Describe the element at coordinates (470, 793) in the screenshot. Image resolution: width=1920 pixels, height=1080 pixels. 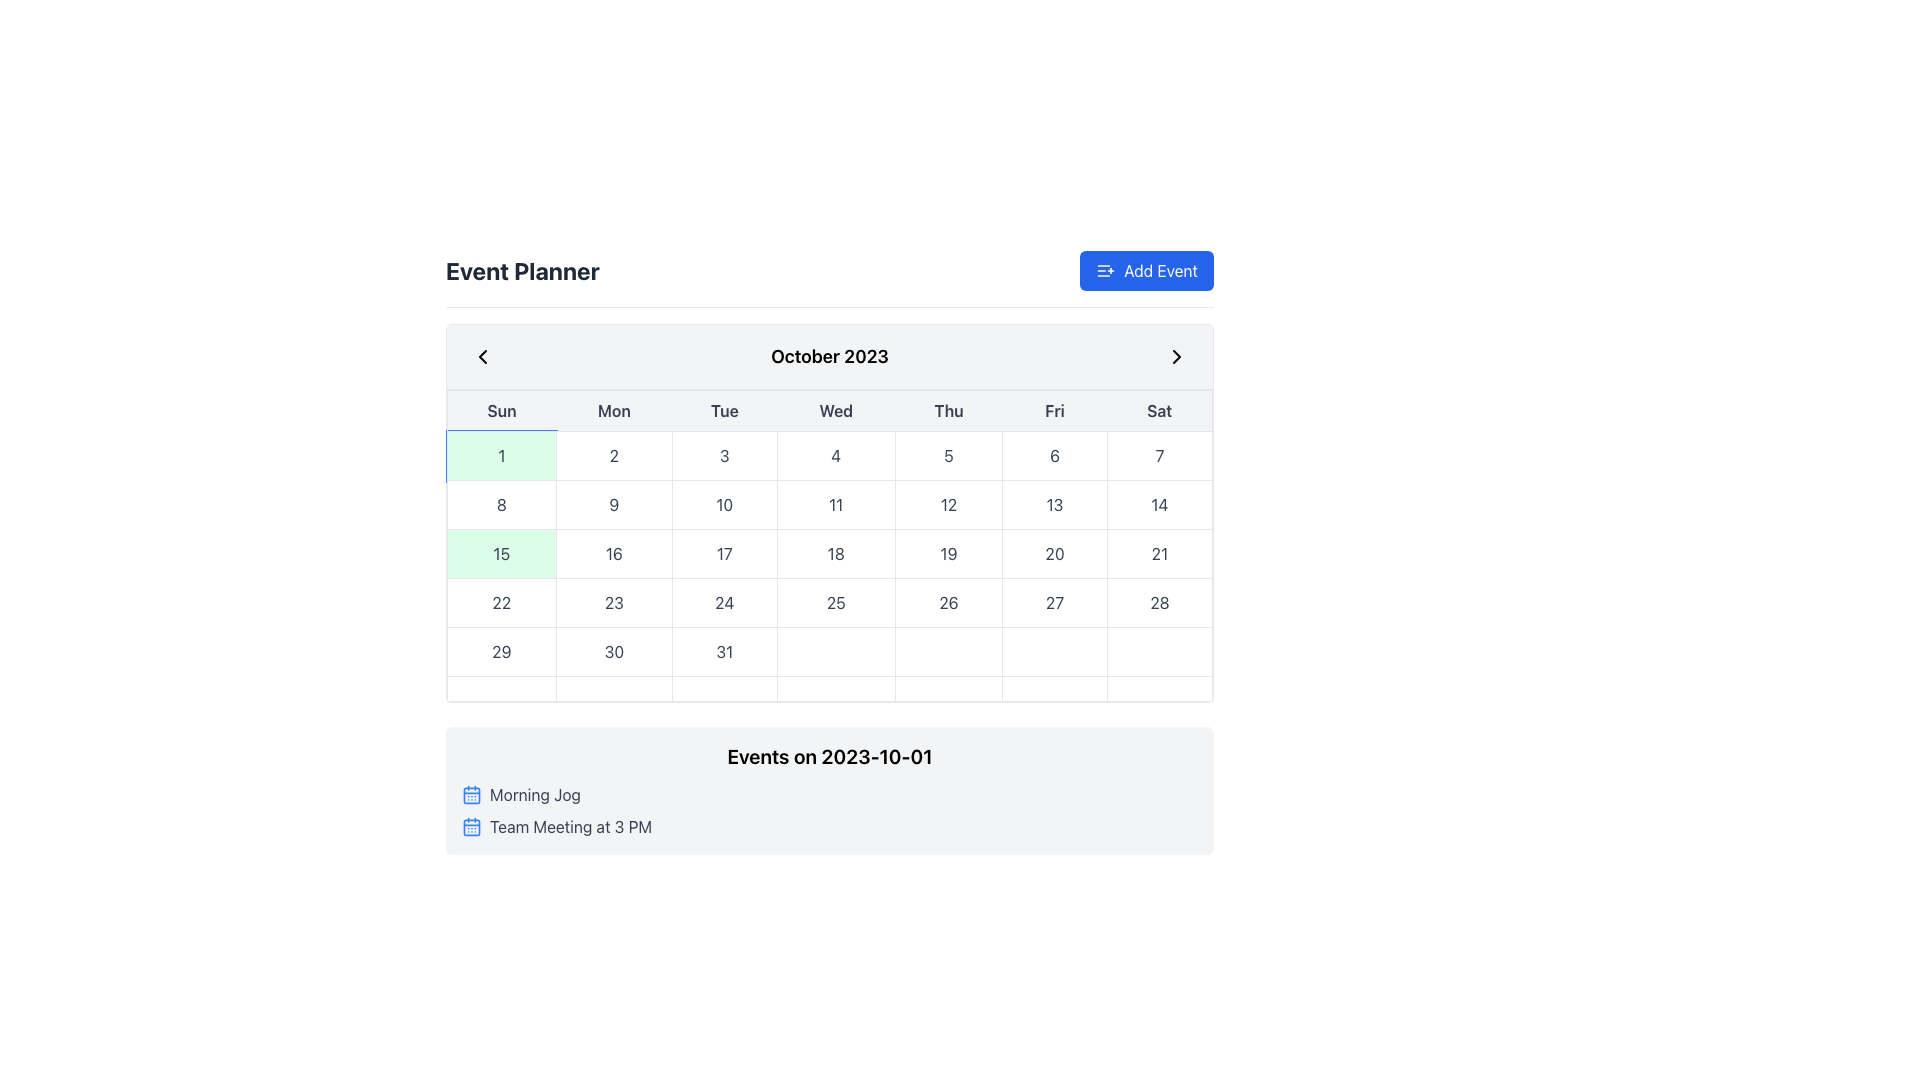
I see `the blue calendar icon located inside the 'Morning Jog' entry box, positioned on the far left adjacent to the descriptive text` at that location.